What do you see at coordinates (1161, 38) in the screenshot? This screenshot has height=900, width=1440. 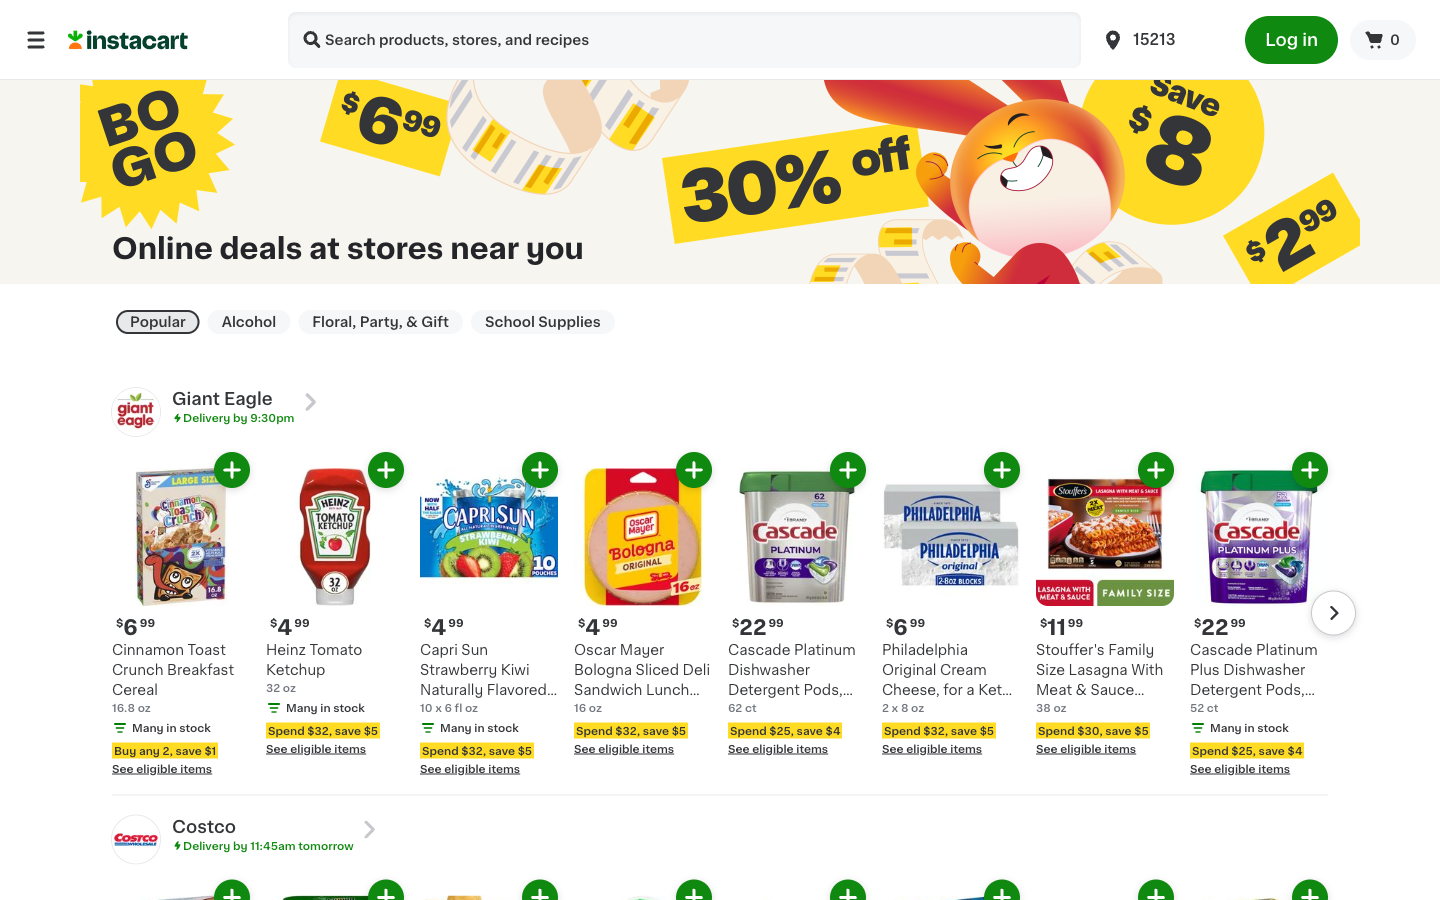 I see `Show me all items available for purchase in Pittsburgh` at bounding box center [1161, 38].